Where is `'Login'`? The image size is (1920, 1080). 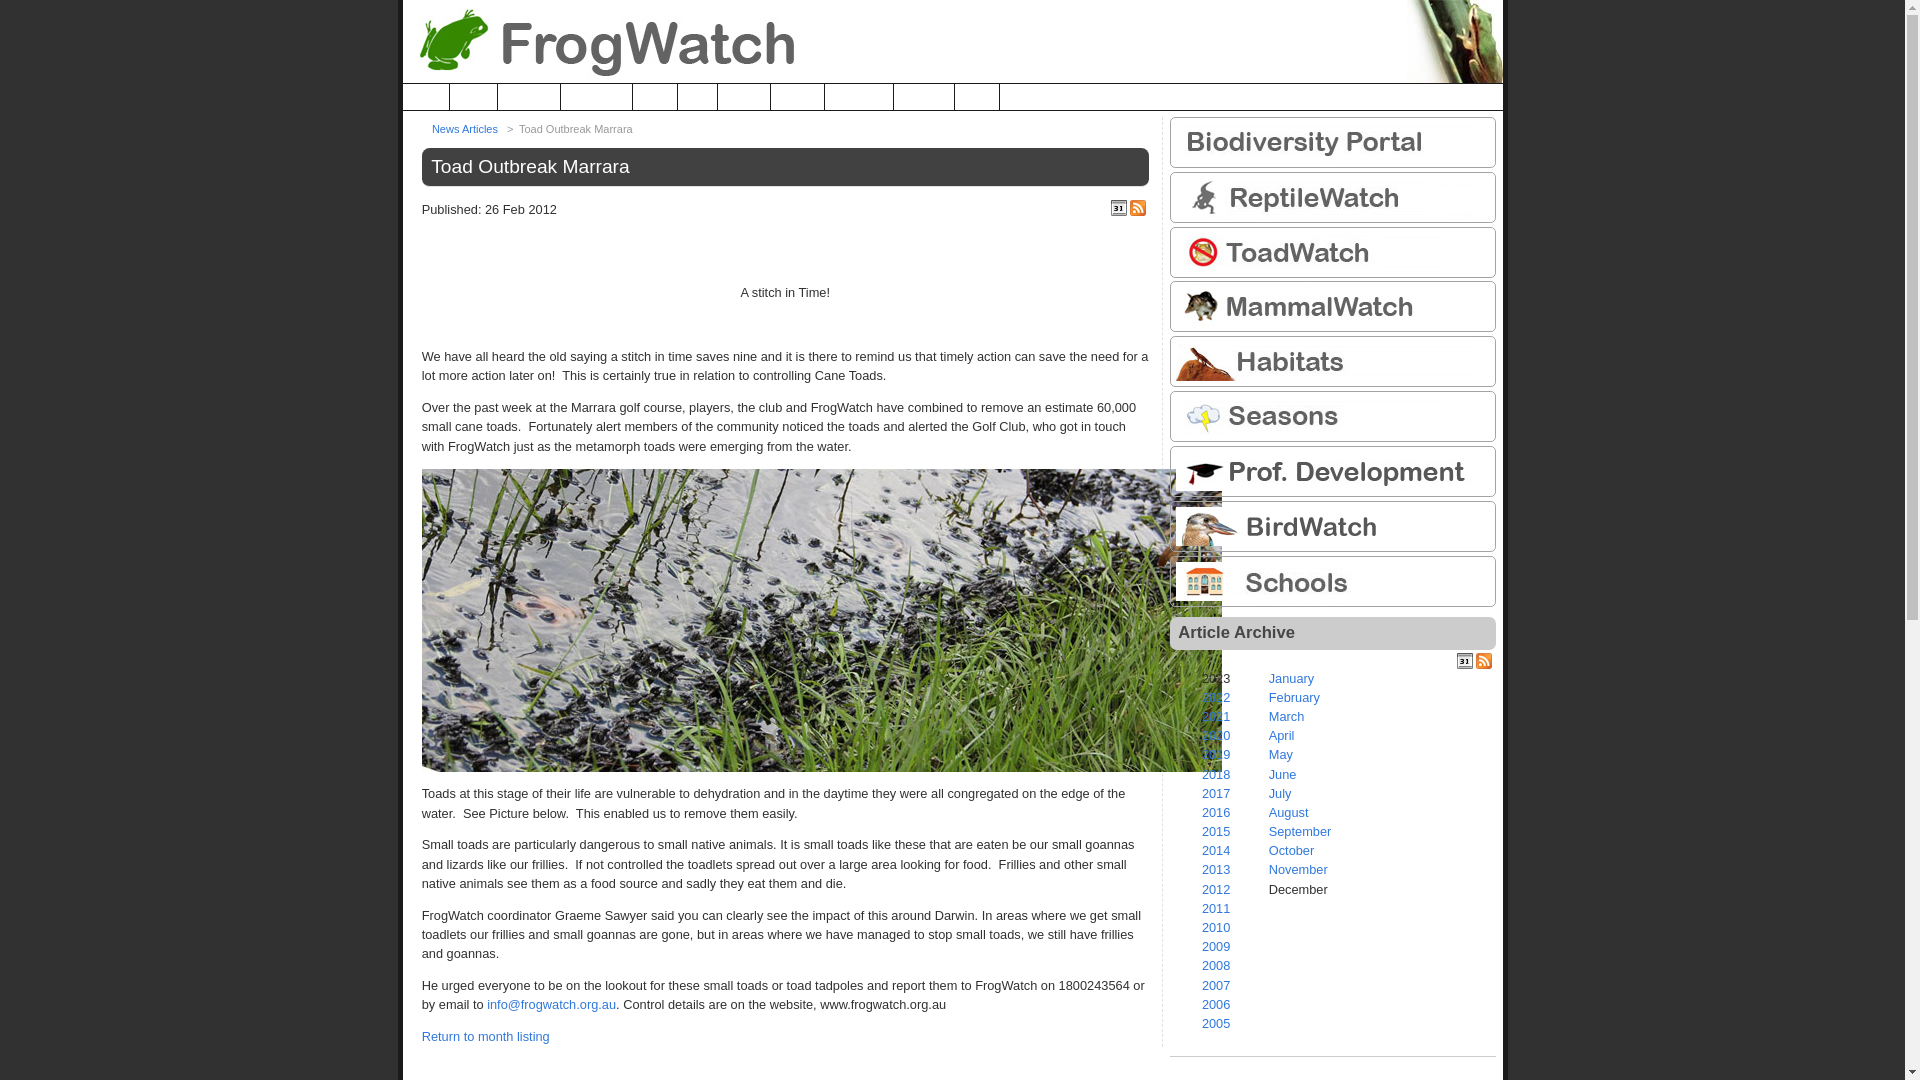 'Login' is located at coordinates (977, 96).